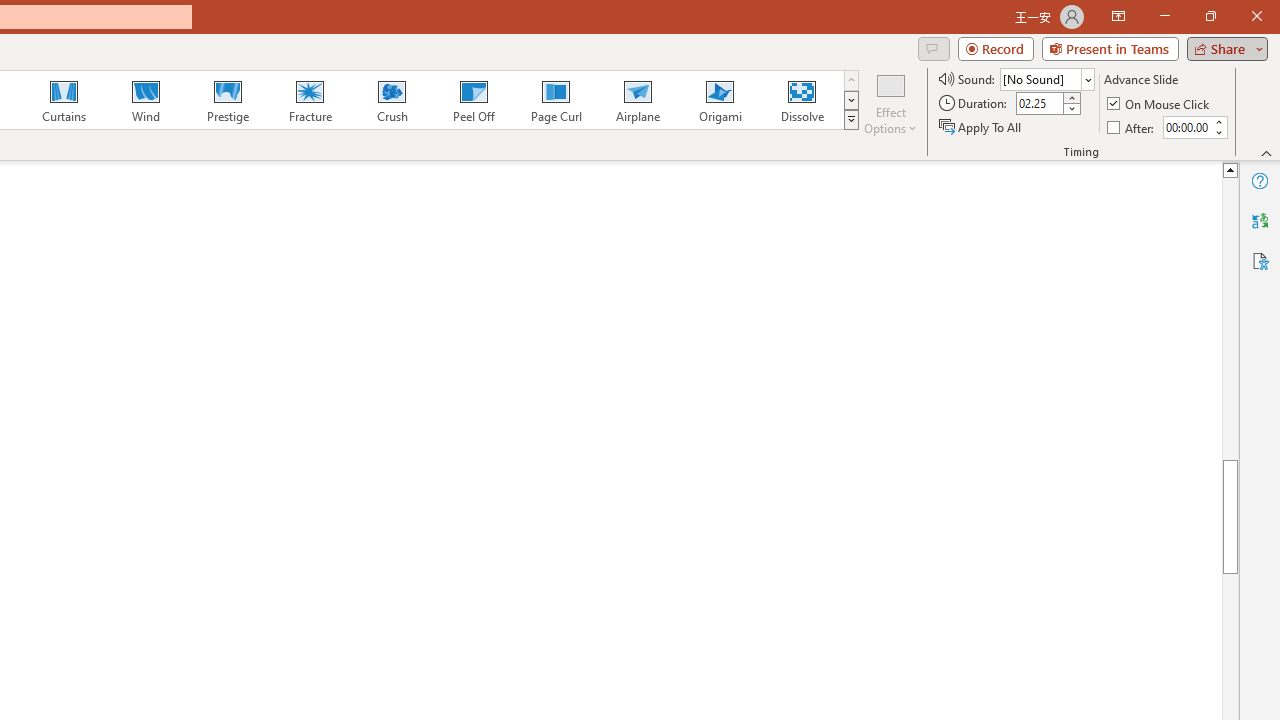 The image size is (1280, 720). Describe the element at coordinates (1132, 127) in the screenshot. I see `'After'` at that location.